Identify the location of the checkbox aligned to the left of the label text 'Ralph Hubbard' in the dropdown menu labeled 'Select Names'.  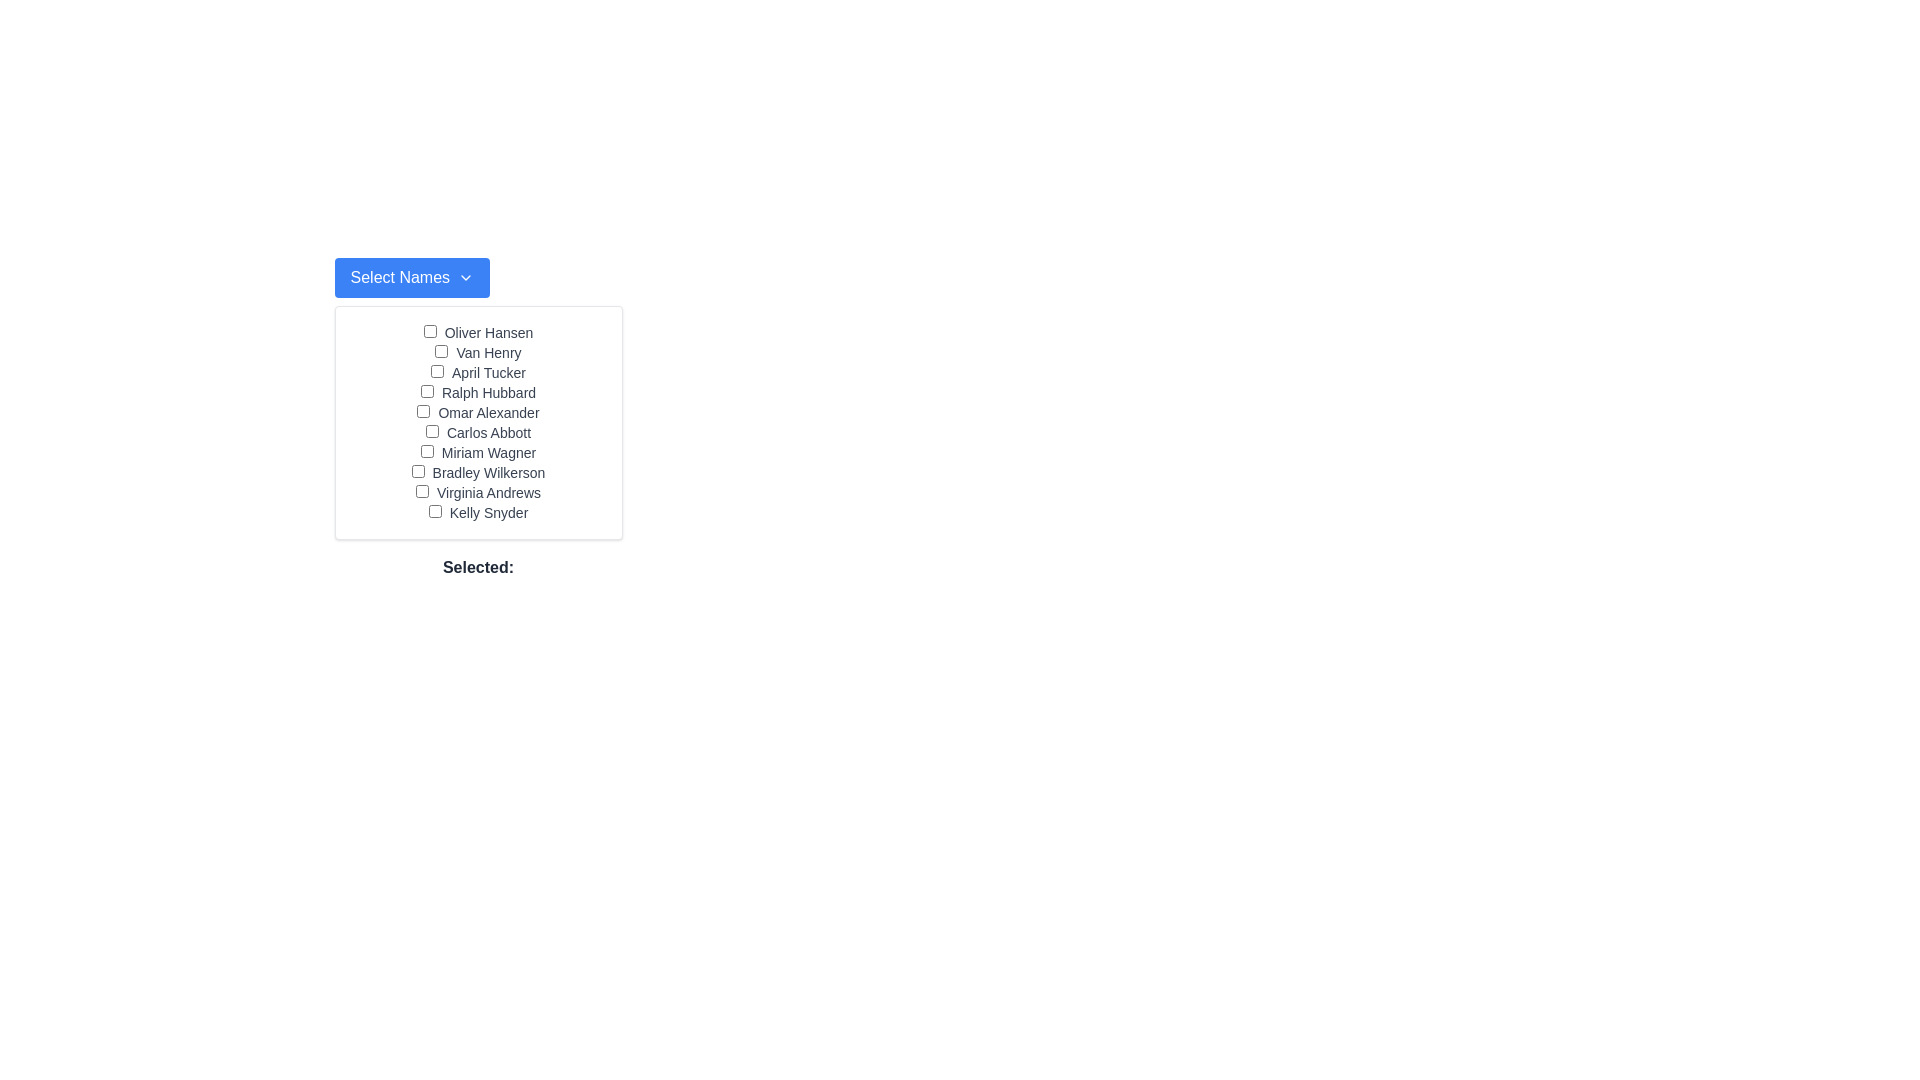
(426, 391).